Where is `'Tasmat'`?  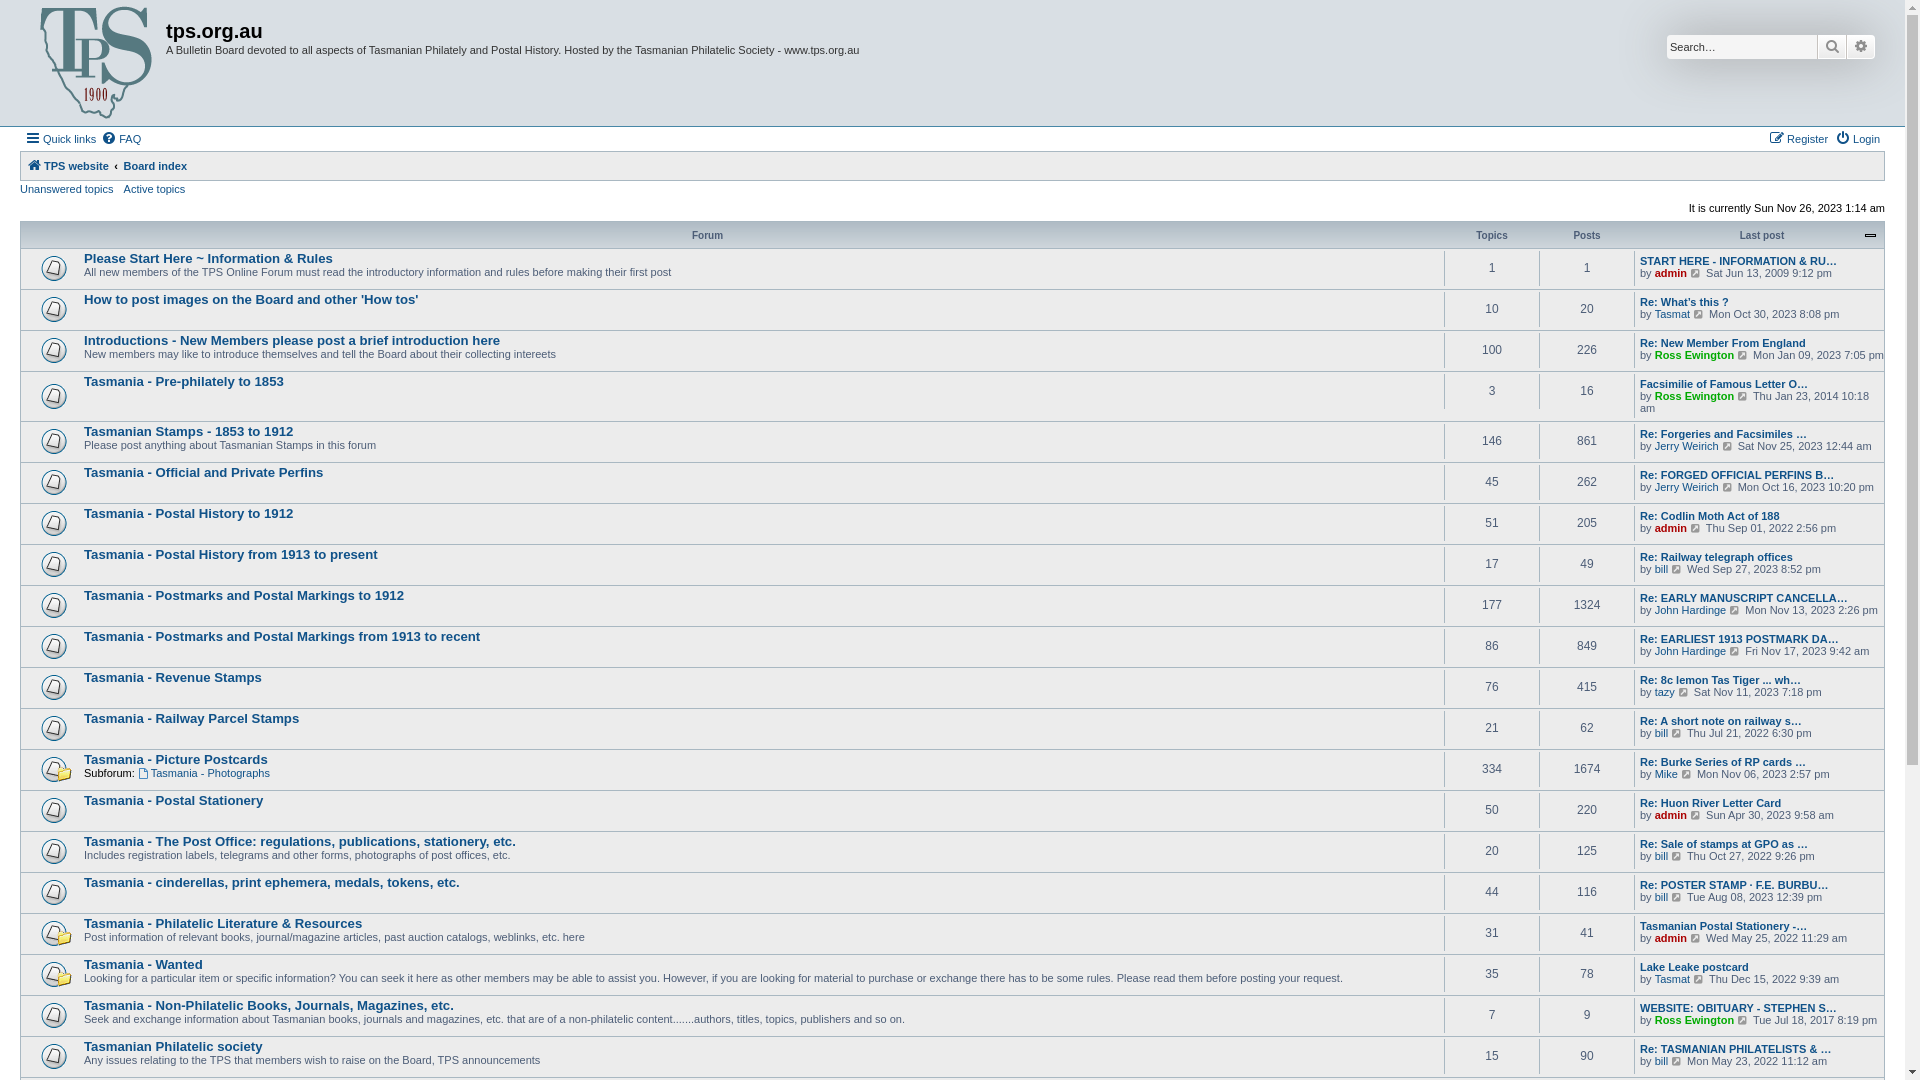
'Tasmat' is located at coordinates (1672, 313).